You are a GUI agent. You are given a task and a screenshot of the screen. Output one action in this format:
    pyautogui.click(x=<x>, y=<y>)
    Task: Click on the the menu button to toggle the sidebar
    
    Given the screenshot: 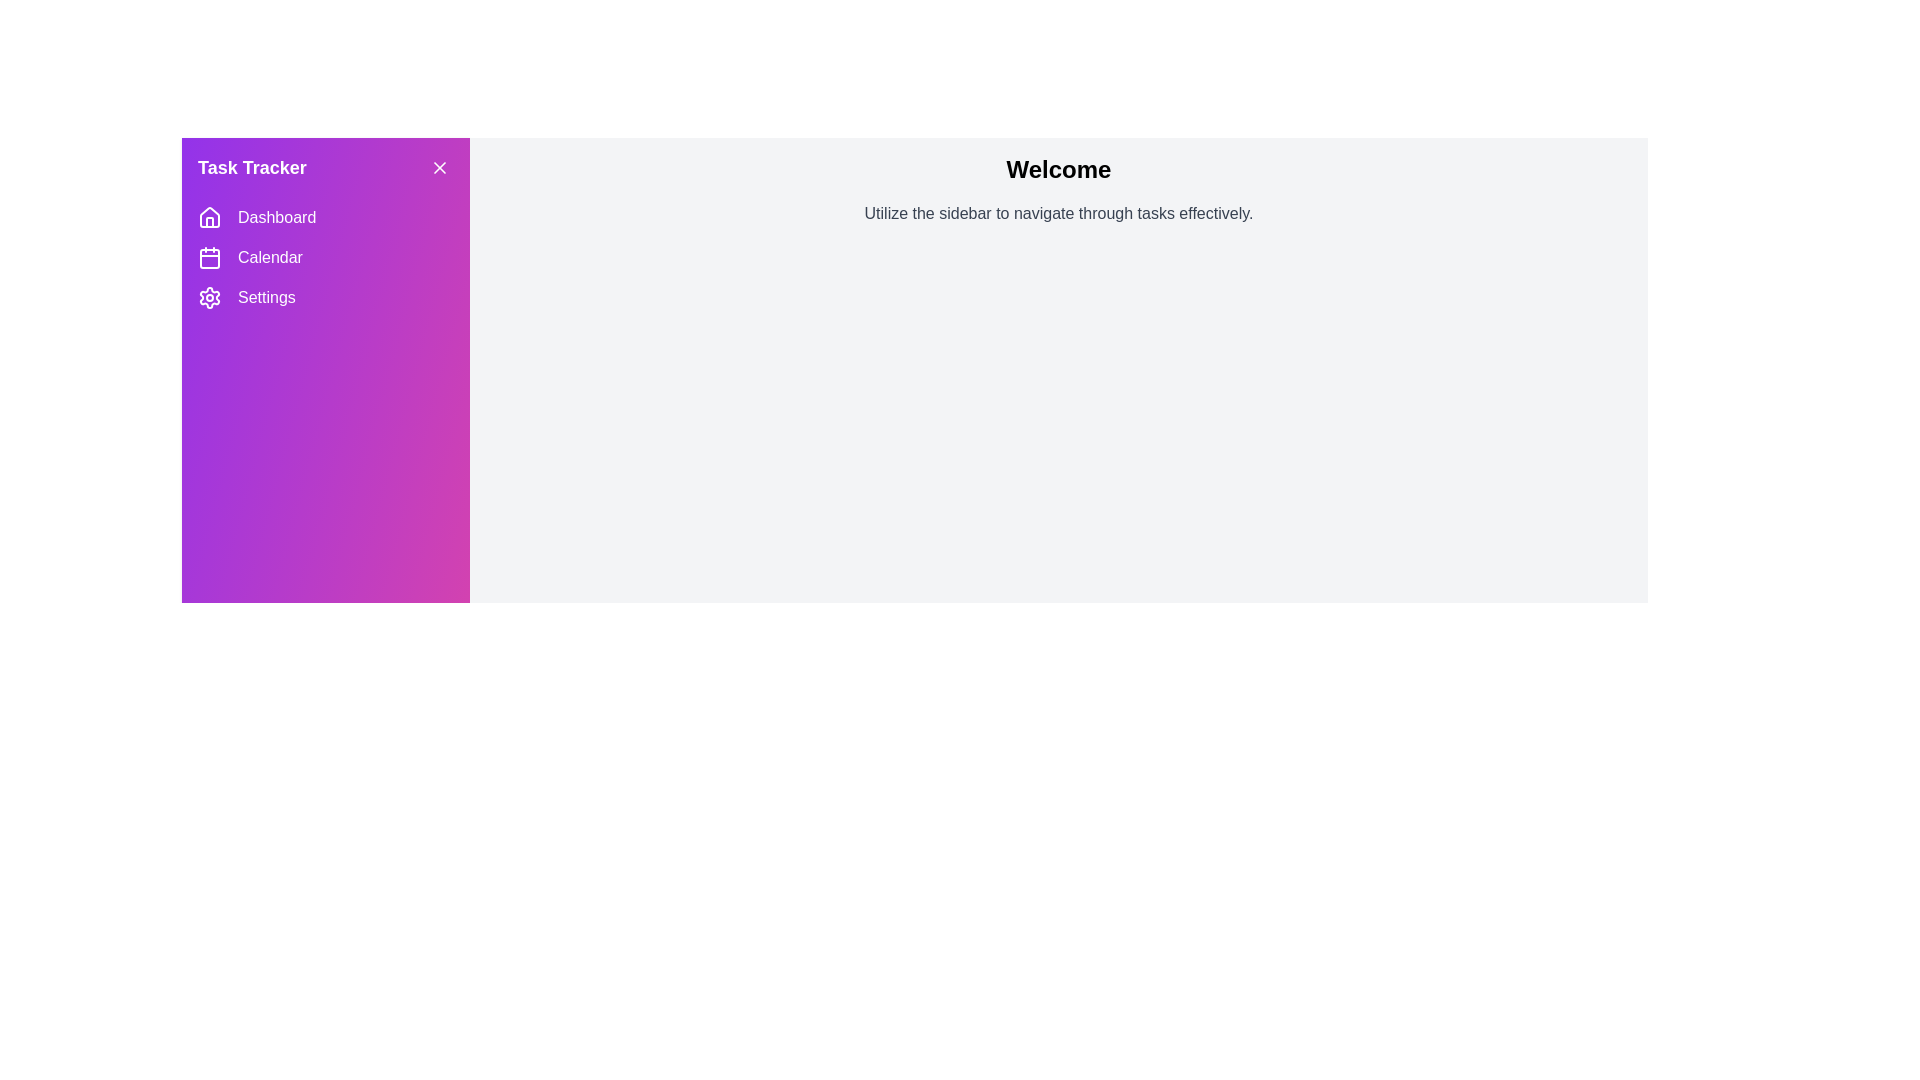 What is the action you would take?
    pyautogui.click(x=439, y=167)
    